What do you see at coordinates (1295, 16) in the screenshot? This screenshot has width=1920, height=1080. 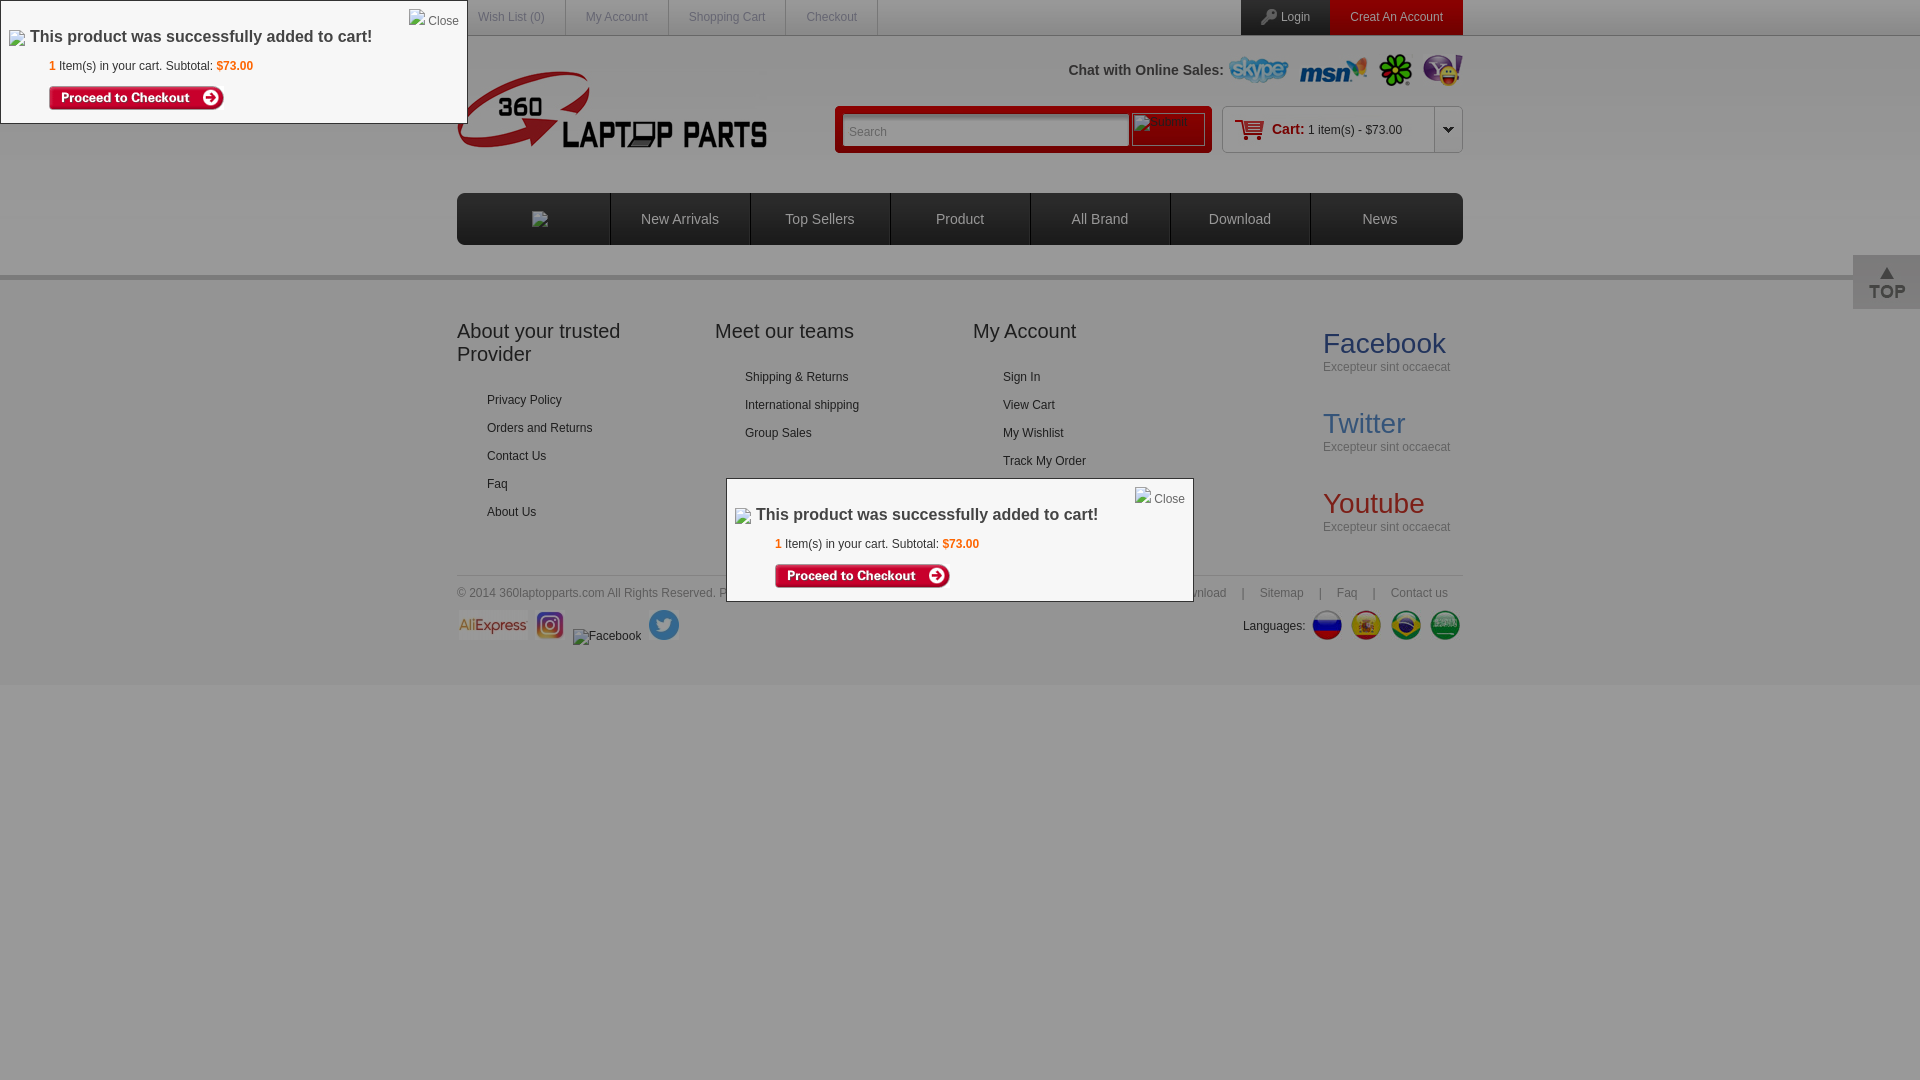 I see `'Login'` at bounding box center [1295, 16].